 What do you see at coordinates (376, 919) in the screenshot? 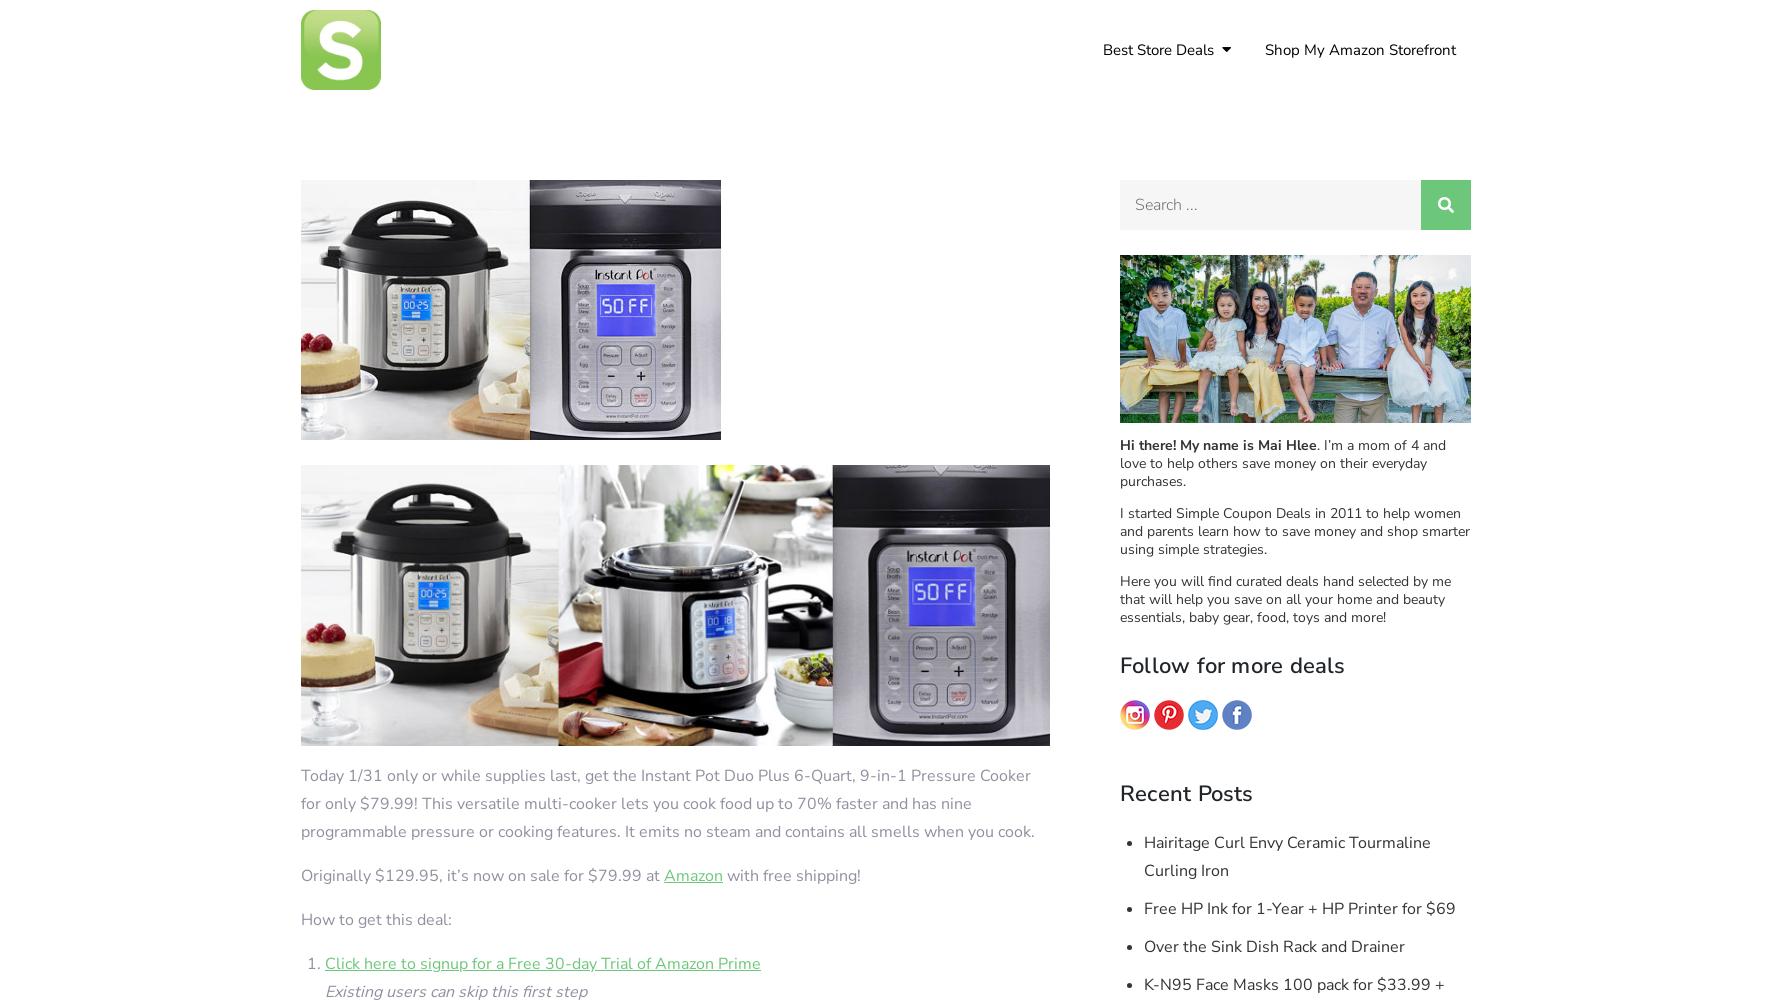
I see `'How to get this deal:'` at bounding box center [376, 919].